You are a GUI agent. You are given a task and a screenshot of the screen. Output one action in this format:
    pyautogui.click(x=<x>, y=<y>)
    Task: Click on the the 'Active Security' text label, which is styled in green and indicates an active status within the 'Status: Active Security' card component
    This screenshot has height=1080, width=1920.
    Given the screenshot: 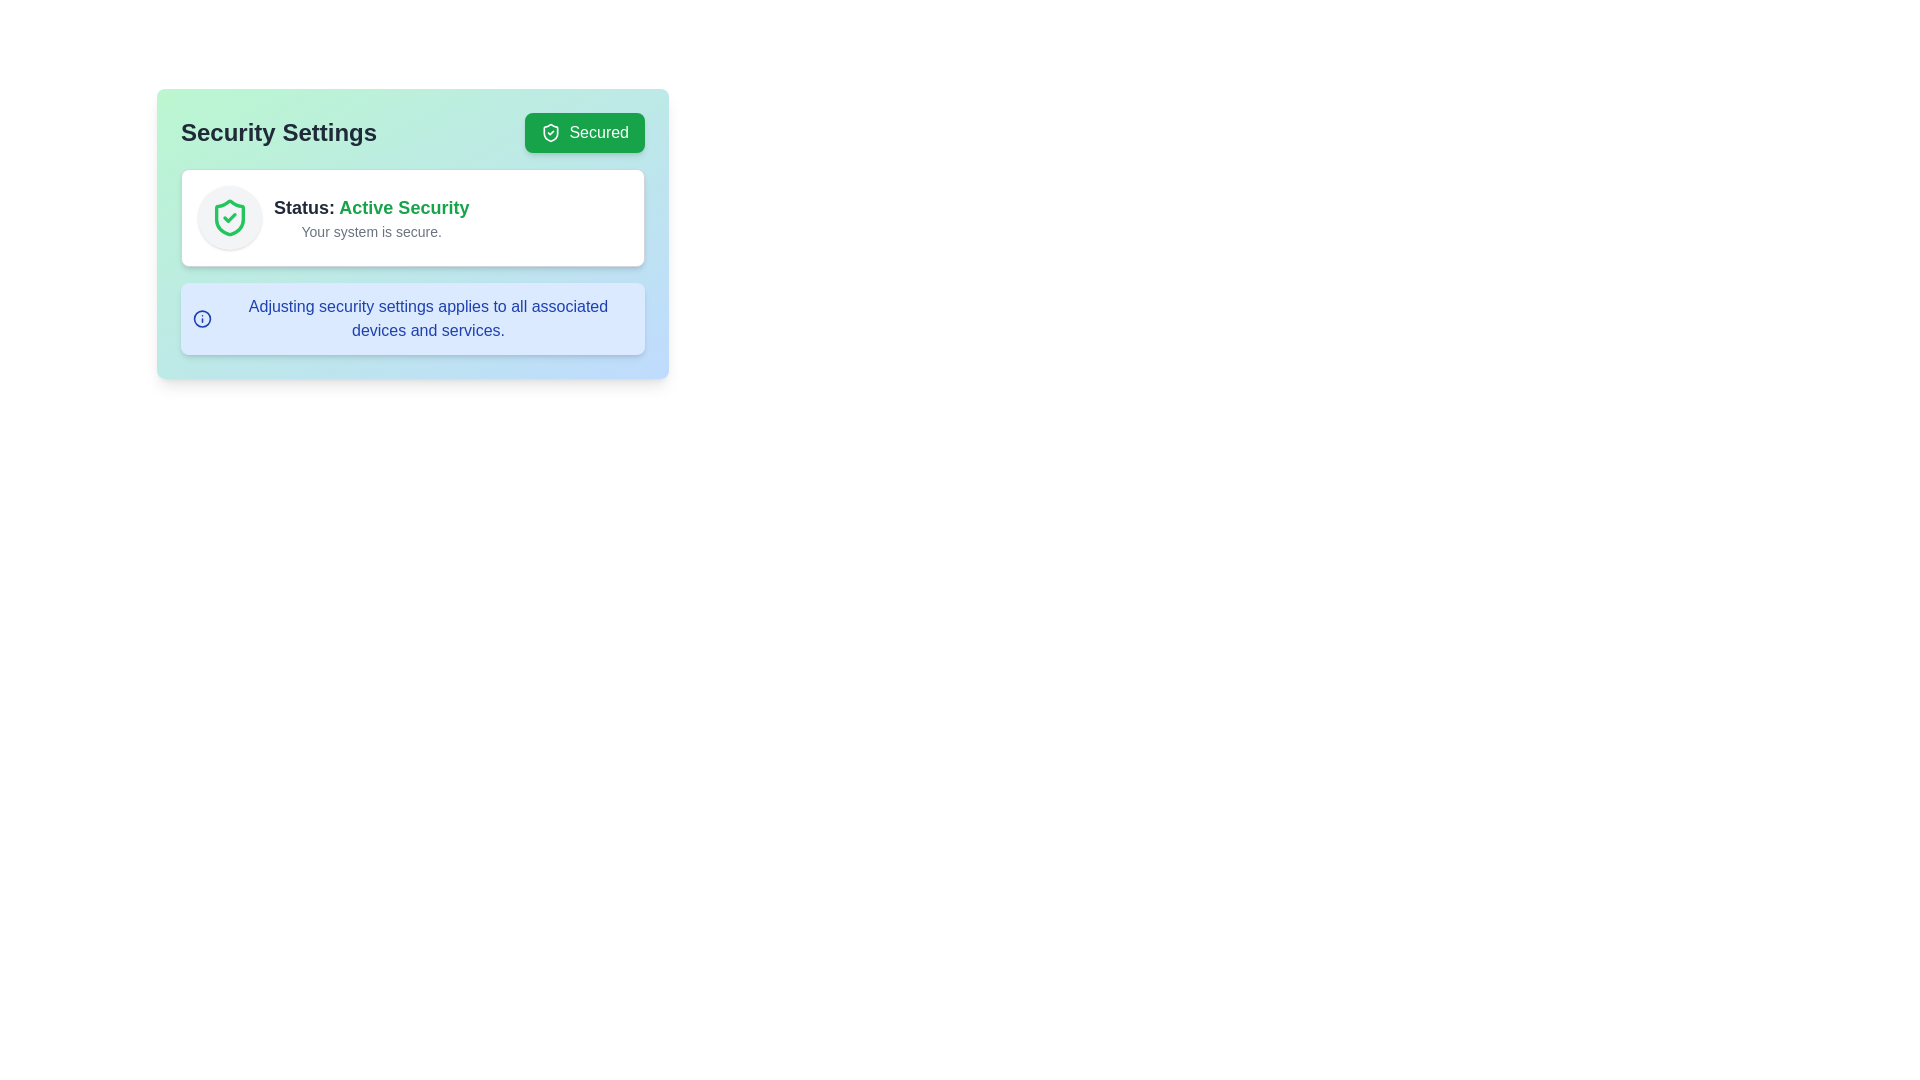 What is the action you would take?
    pyautogui.click(x=403, y=208)
    